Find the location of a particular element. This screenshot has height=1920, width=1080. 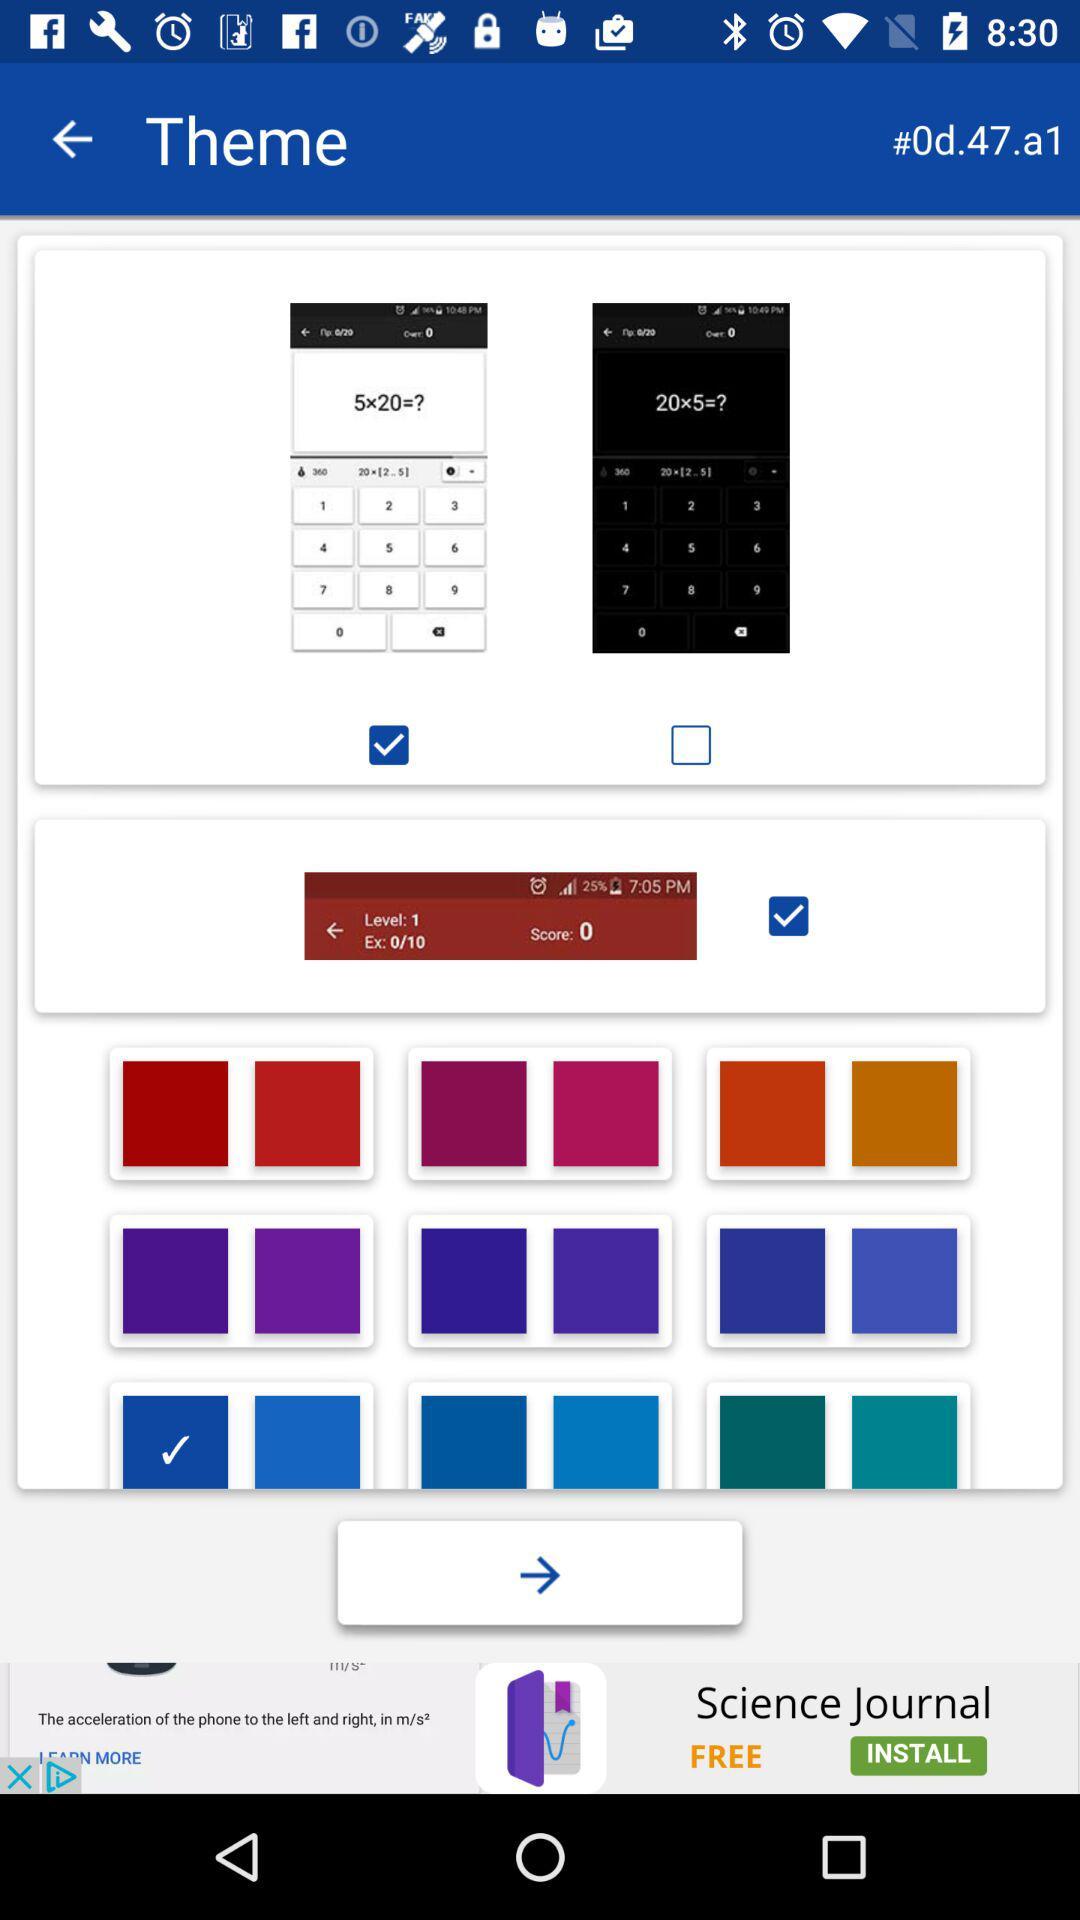

option below second image is located at coordinates (690, 744).